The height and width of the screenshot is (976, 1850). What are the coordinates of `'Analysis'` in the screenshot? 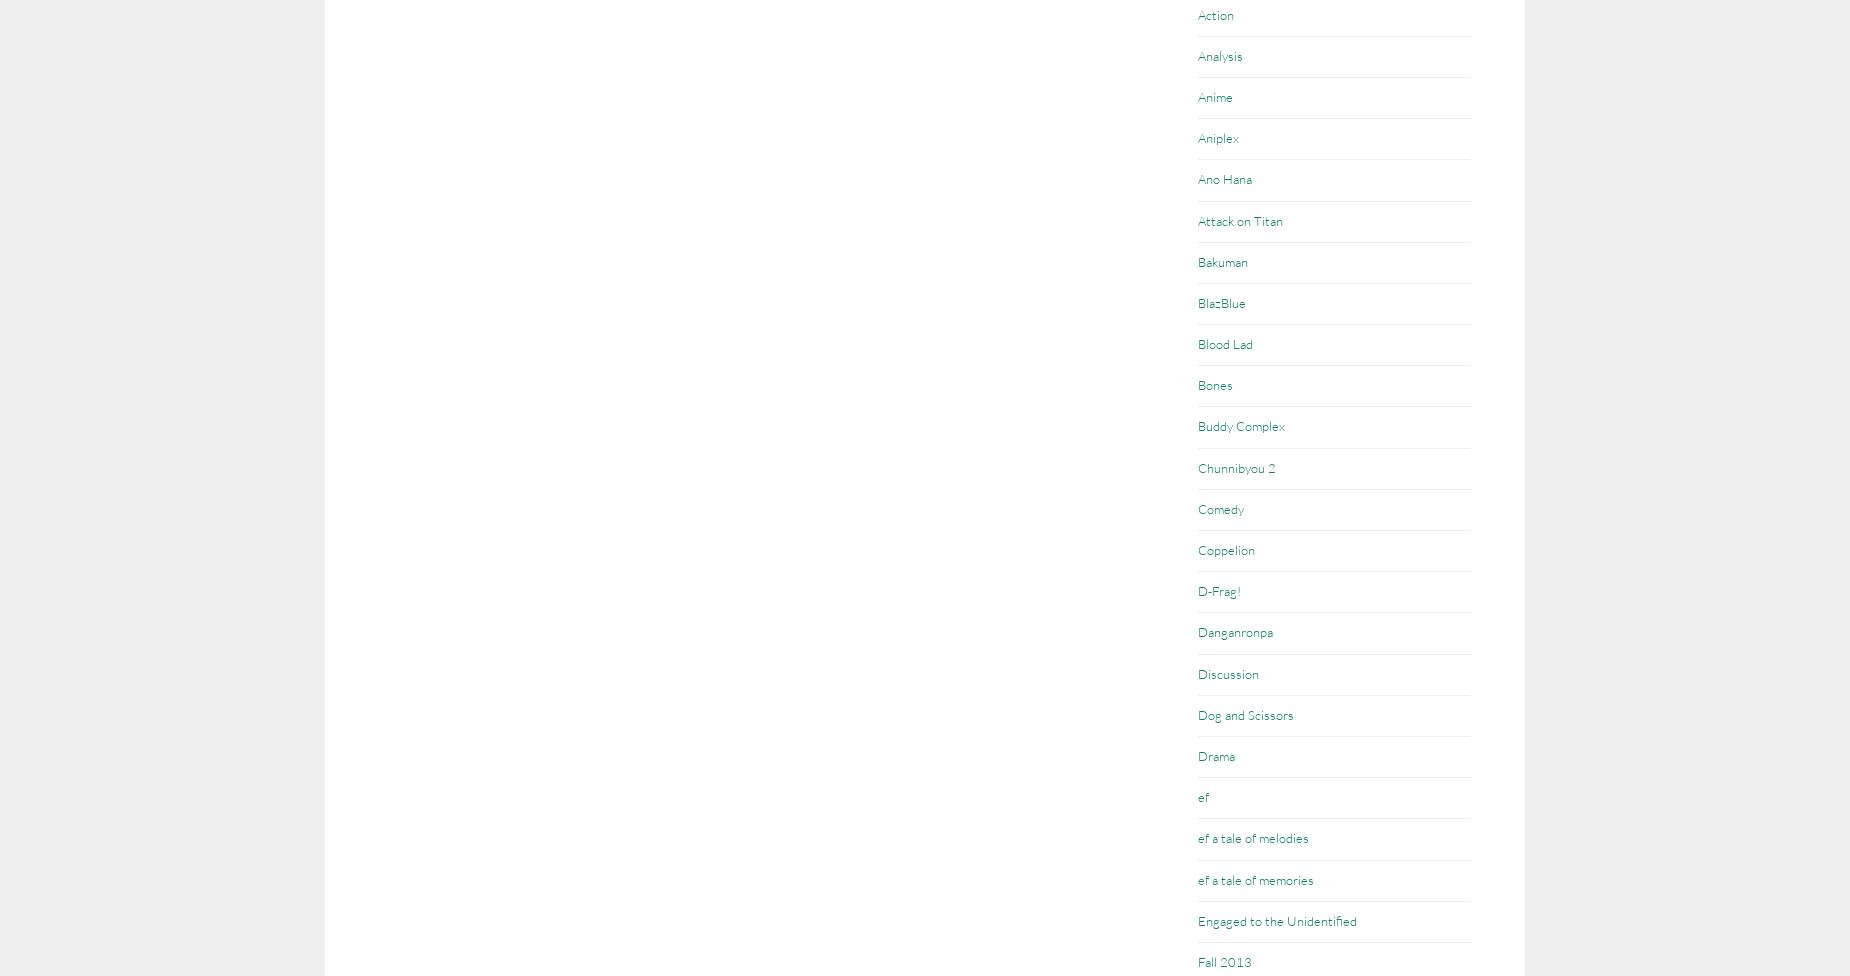 It's located at (1219, 55).